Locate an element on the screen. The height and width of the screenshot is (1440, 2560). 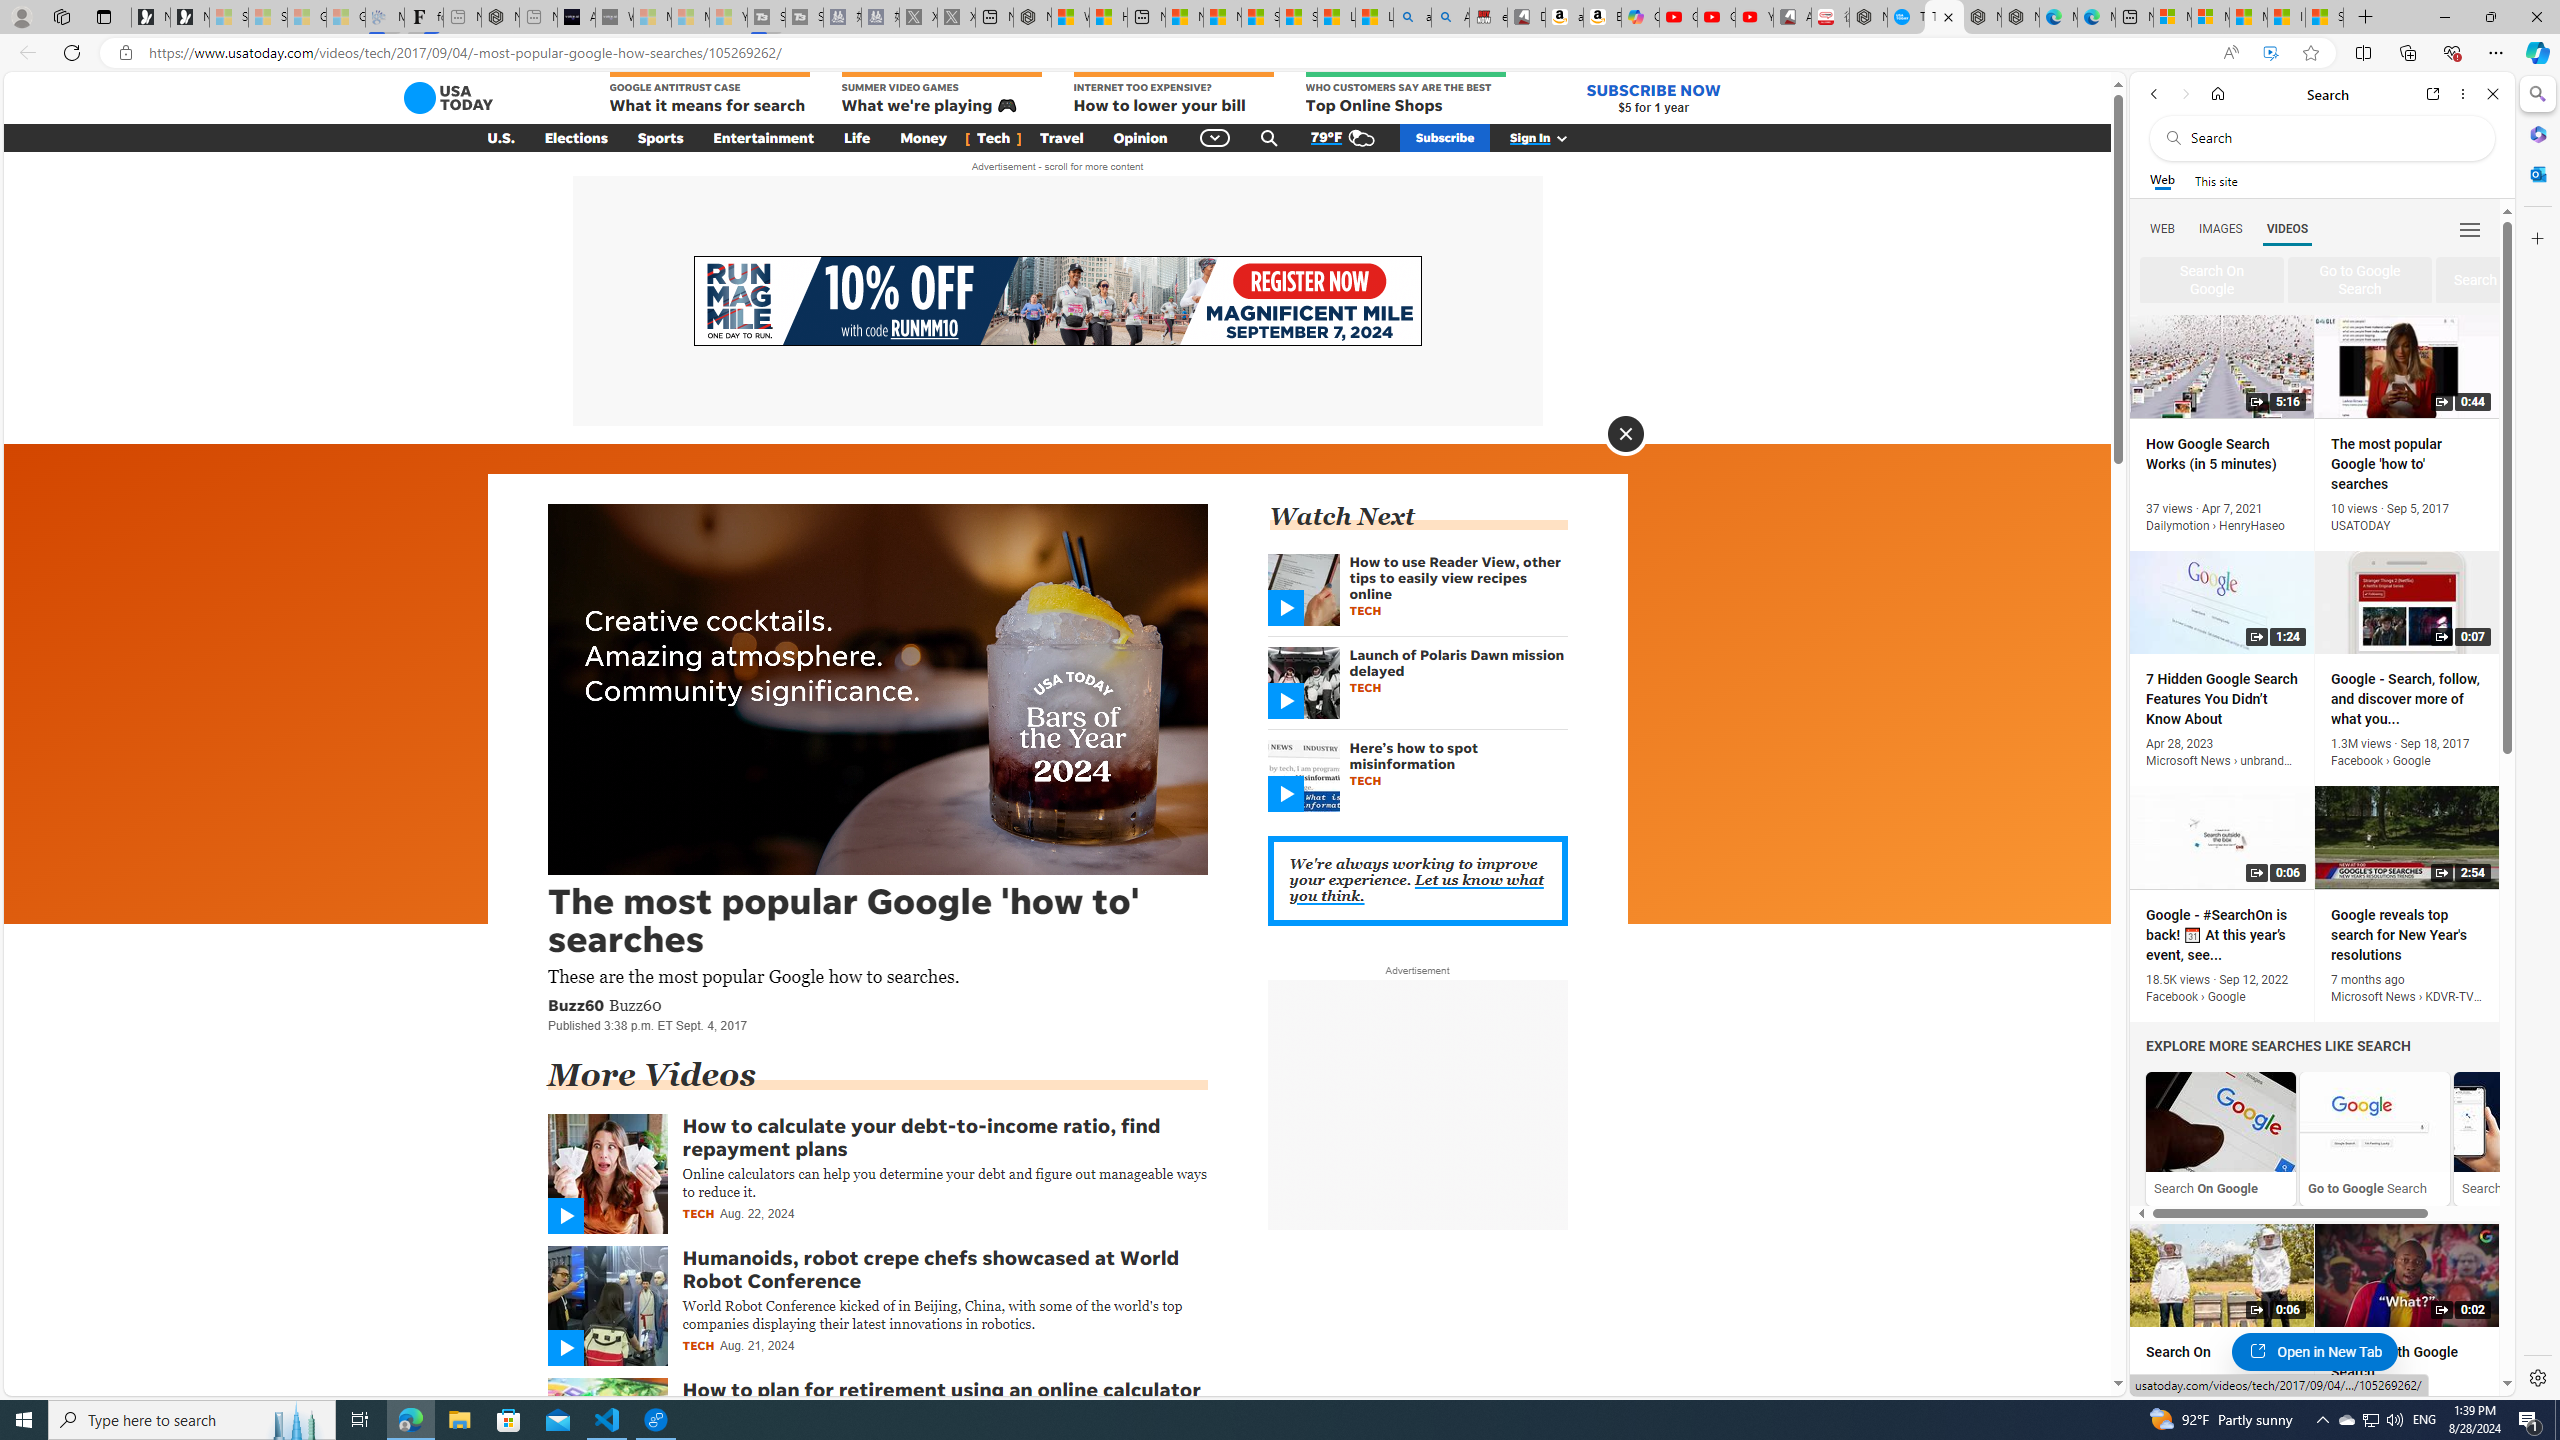
'Go to Google Search' is located at coordinates (2373, 1138).